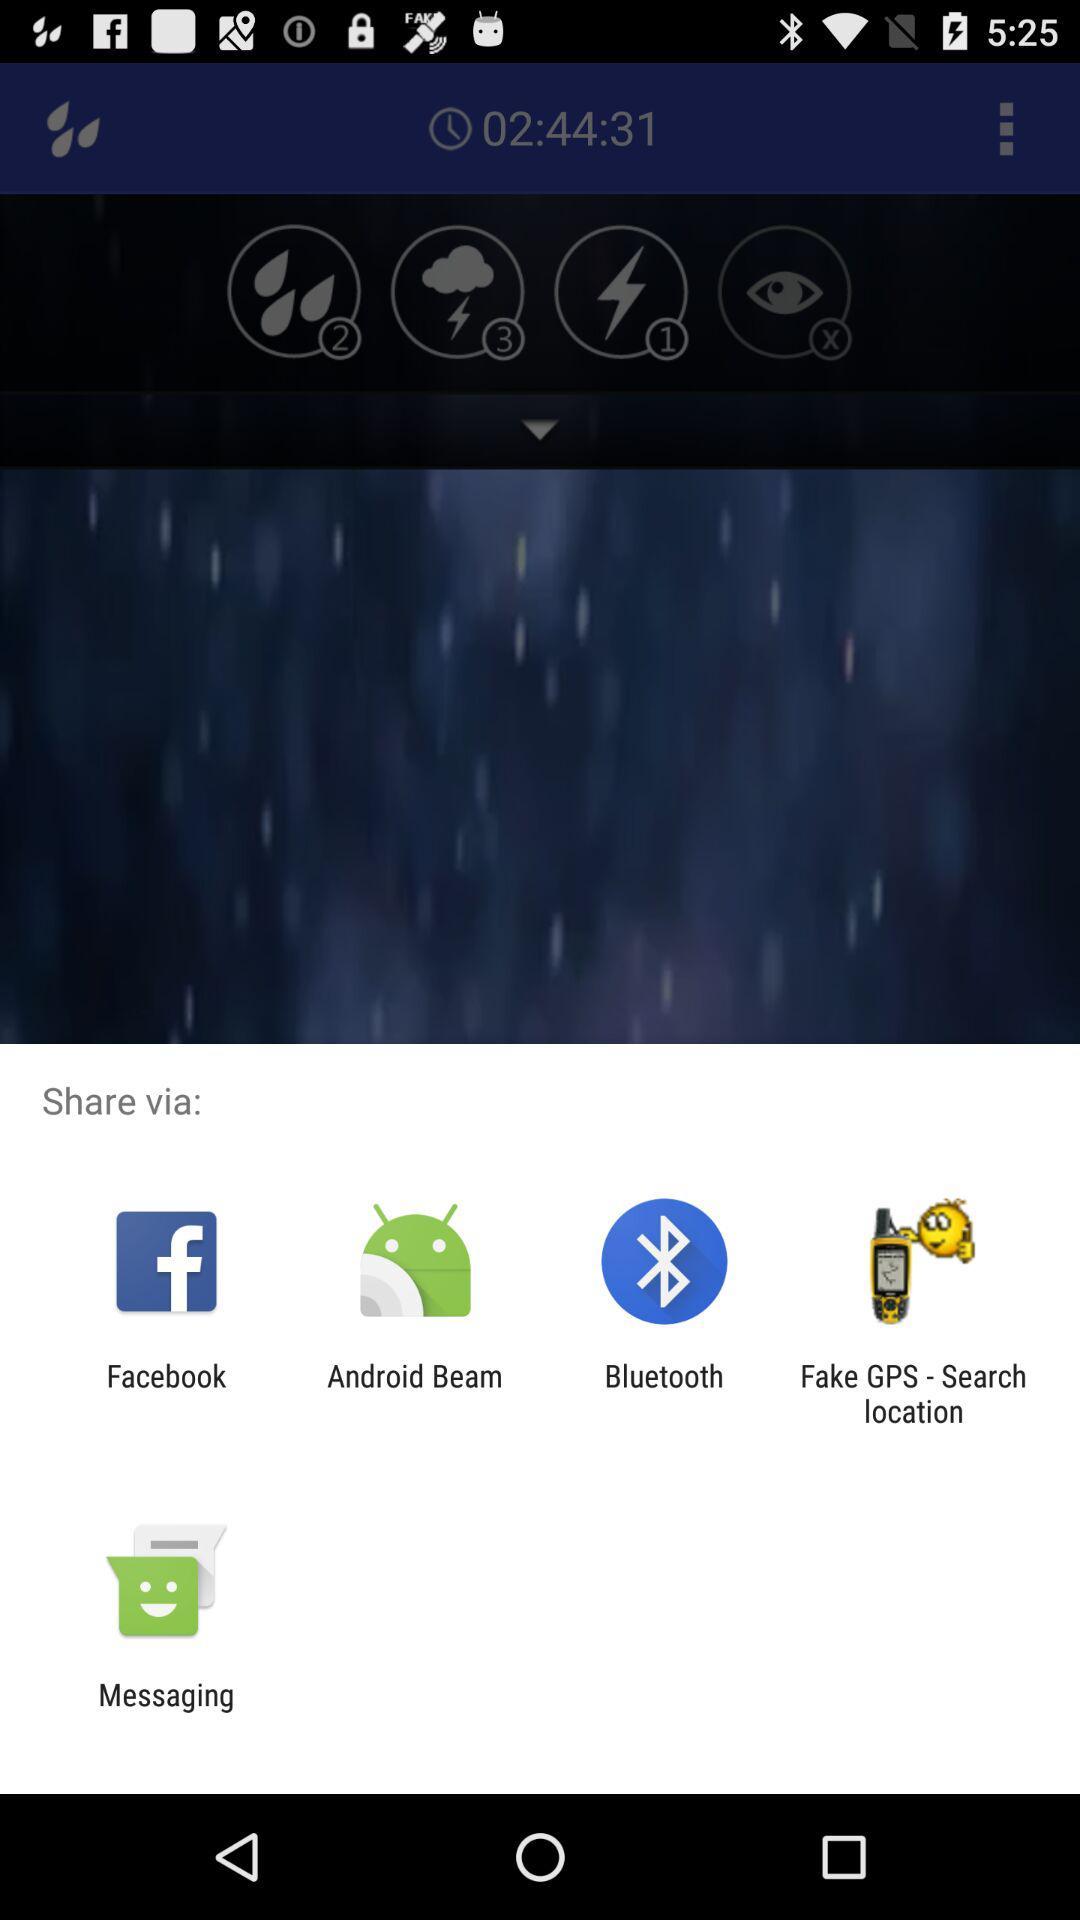 This screenshot has width=1080, height=1920. What do you see at coordinates (664, 1392) in the screenshot?
I see `the app next to android beam item` at bounding box center [664, 1392].